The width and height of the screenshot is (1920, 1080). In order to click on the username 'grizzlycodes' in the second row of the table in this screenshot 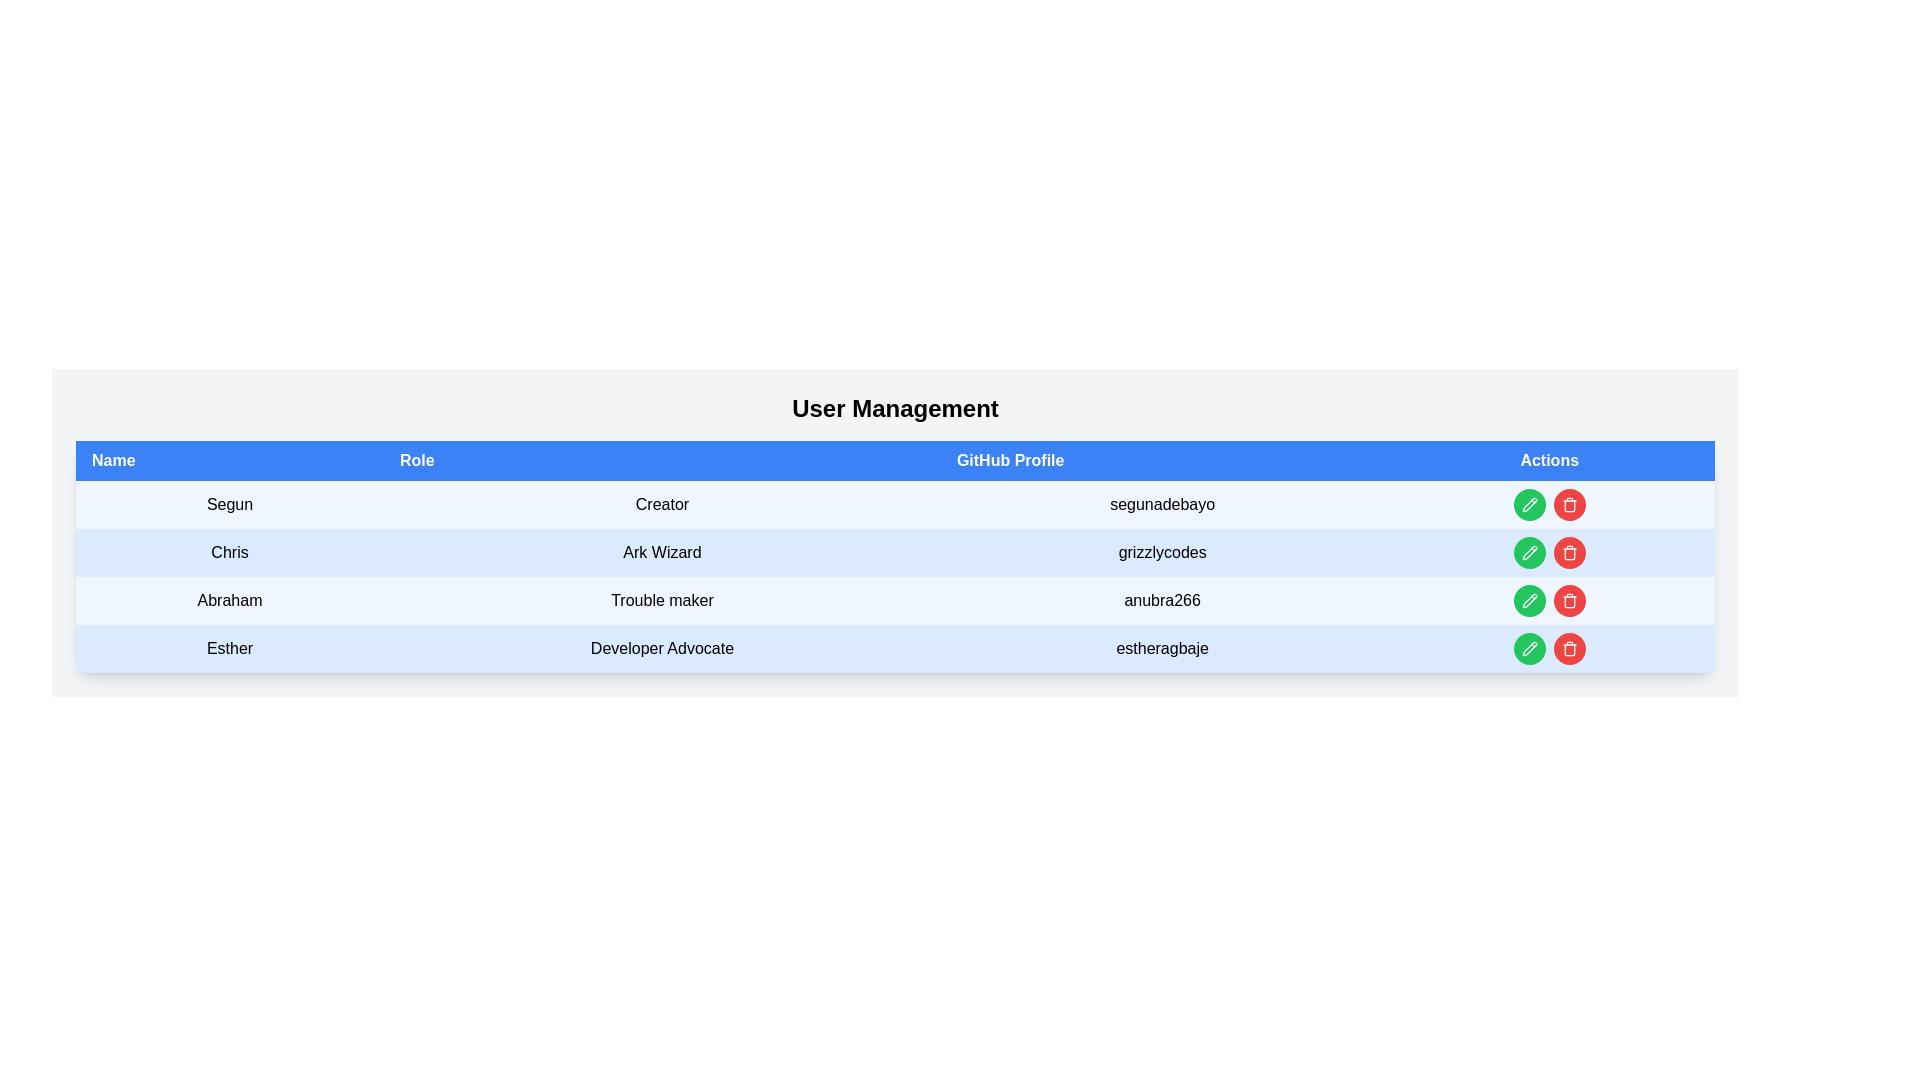, I will do `click(894, 552)`.